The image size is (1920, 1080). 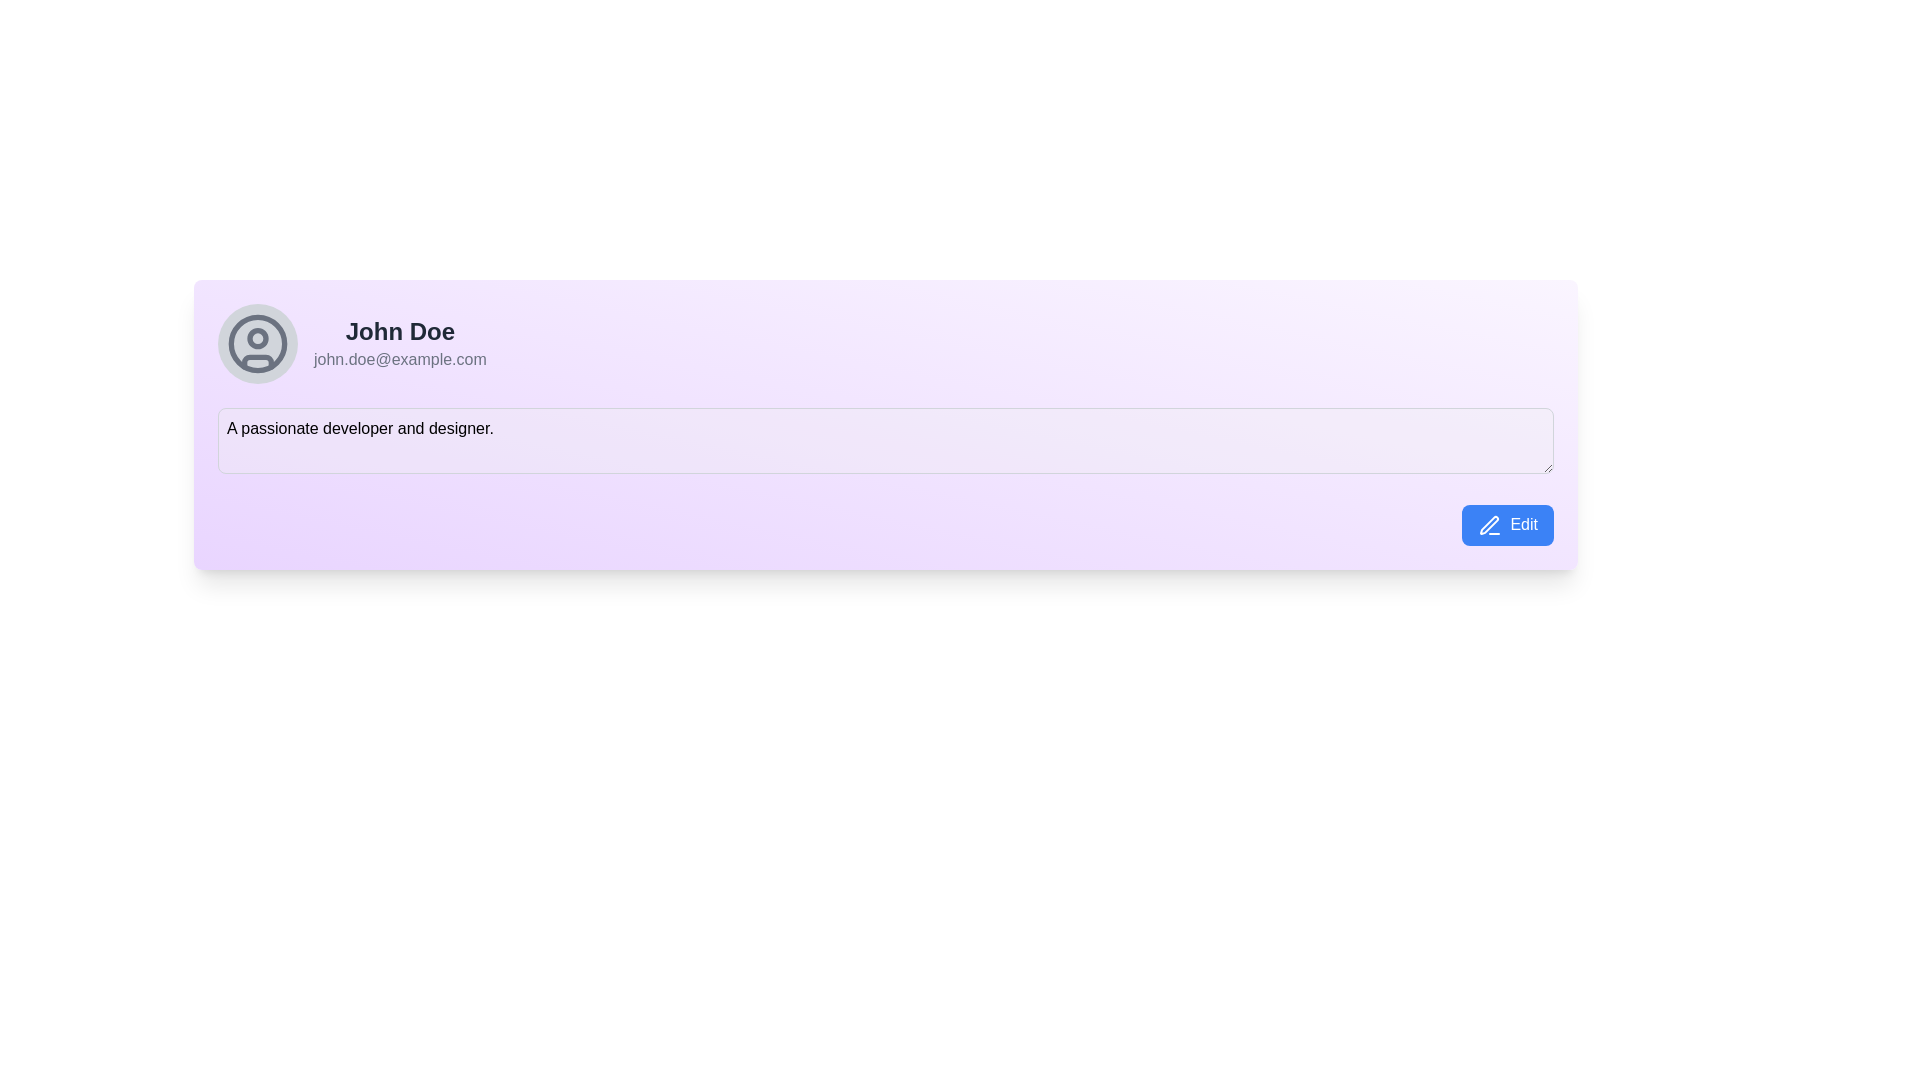 I want to click on the email address label "john.doe@example.com" which is styled in light gray and positioned directly beneath the name "John Doe" in the profile section, so click(x=400, y=358).